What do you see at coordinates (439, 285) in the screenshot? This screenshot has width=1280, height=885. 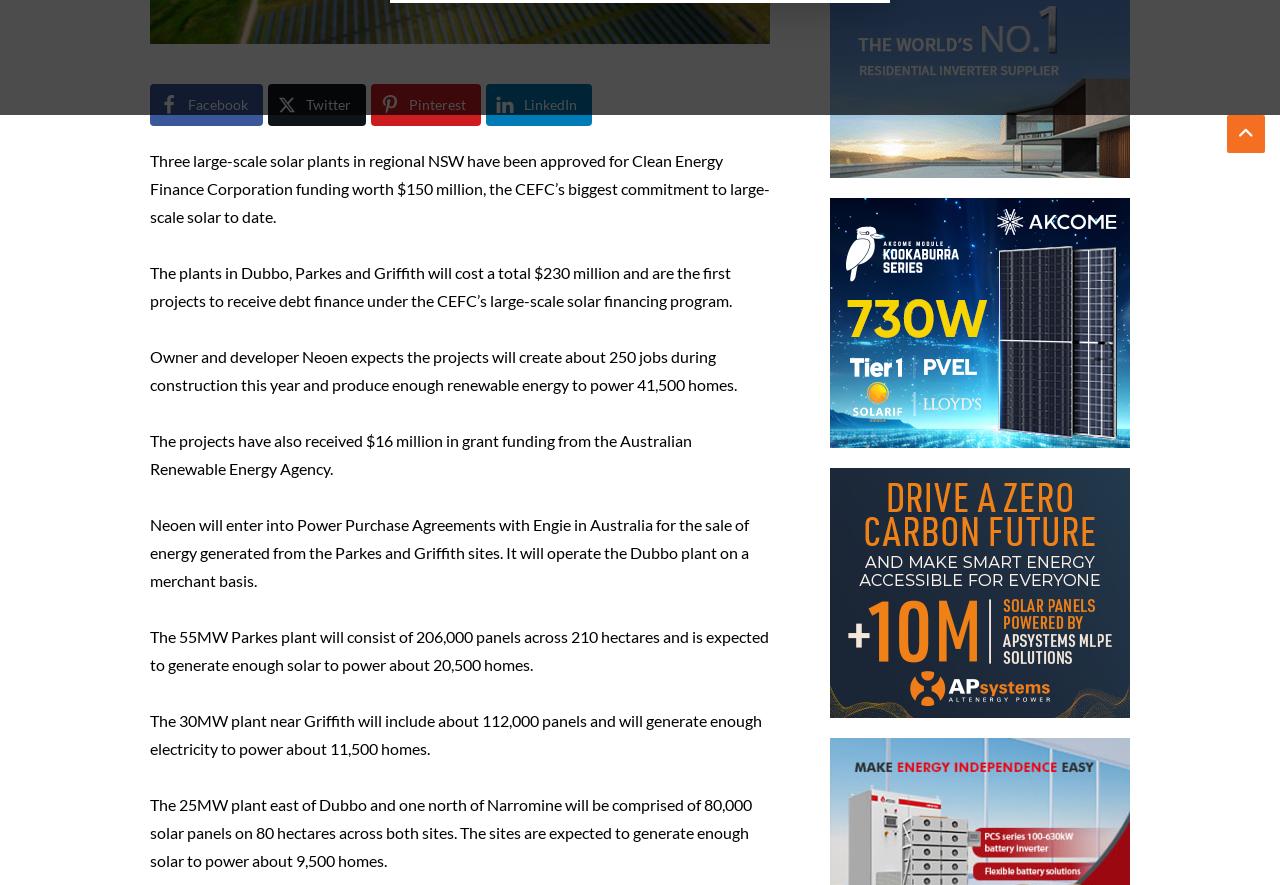 I see `'The plants in Dubbo, Parkes and Griffith will cost a total $230 million and are the first projects to receive debt finance under the CEFC’s large-scale solar financing program.'` at bounding box center [439, 285].